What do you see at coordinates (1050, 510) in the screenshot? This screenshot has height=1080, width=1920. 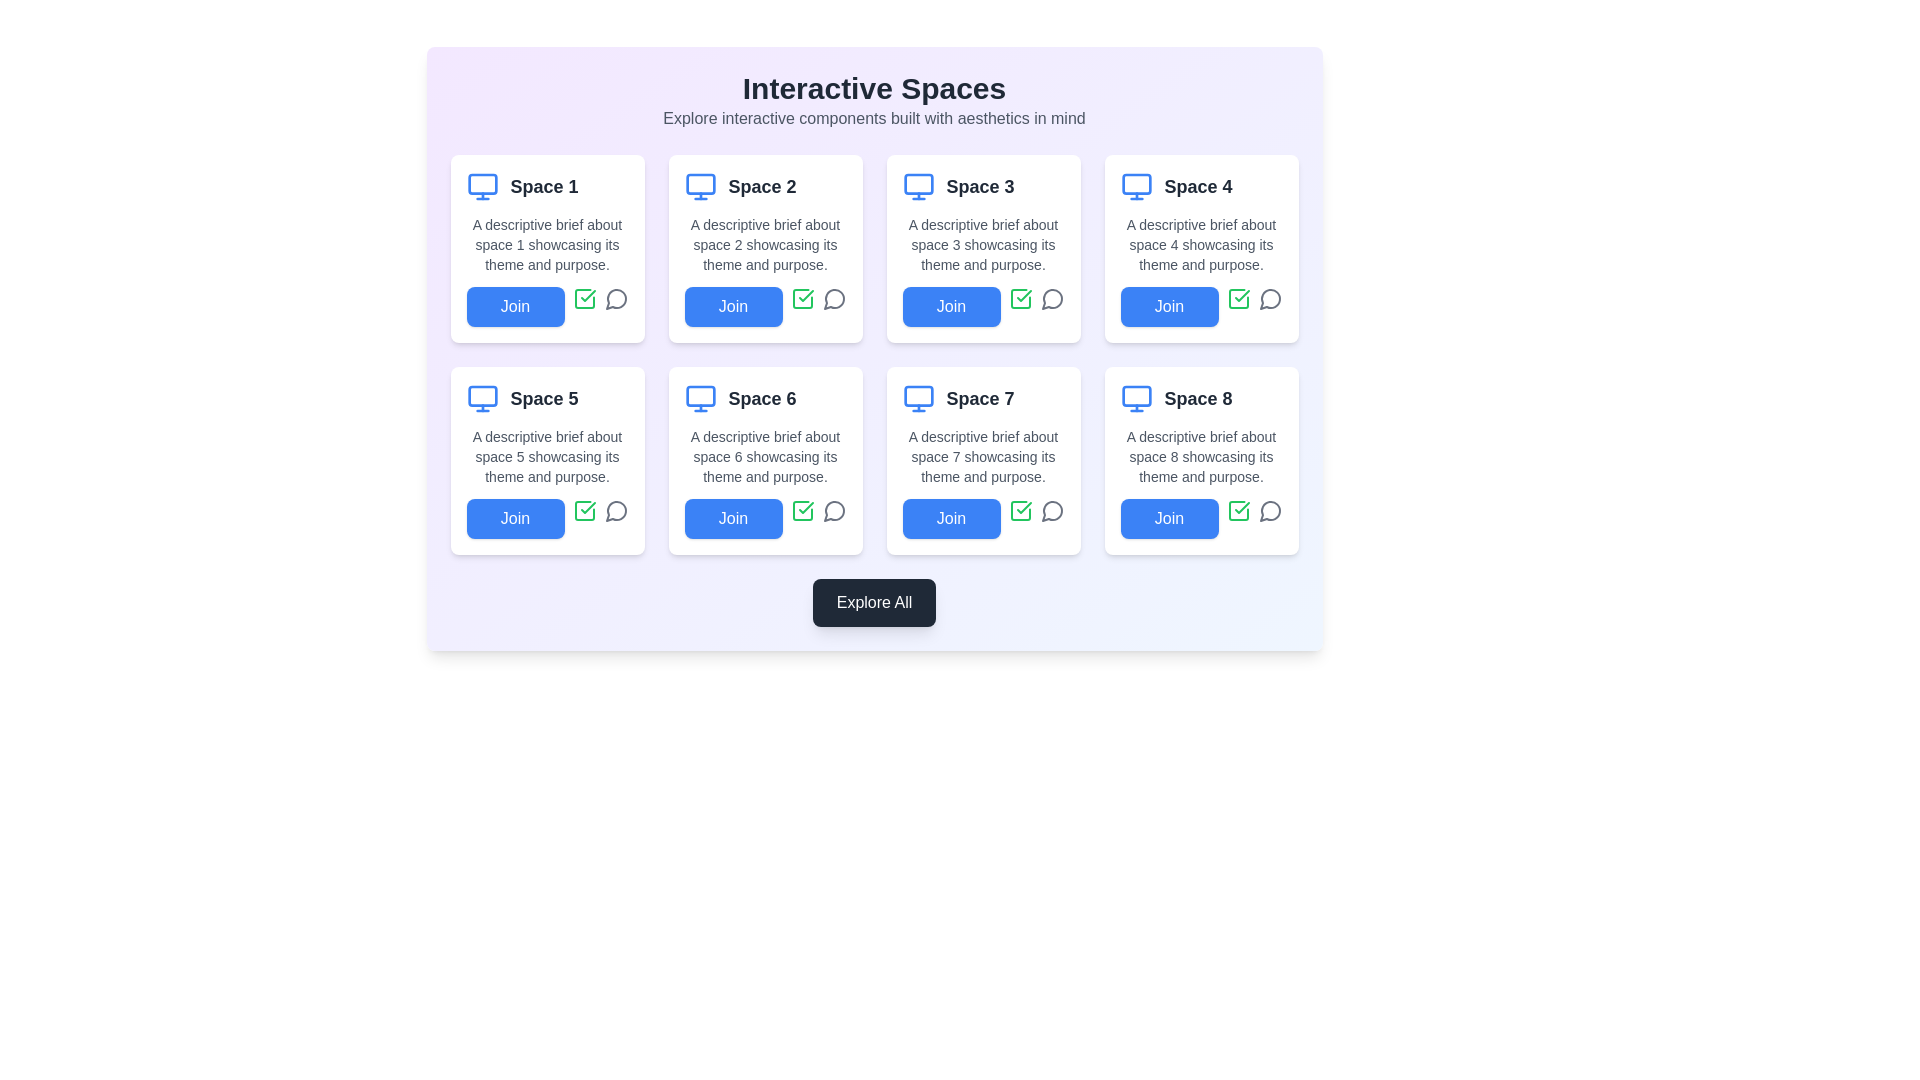 I see `the comments icon located in the bottom-right corner of the 'Space 7' card to initiate a comment-related action` at bounding box center [1050, 510].